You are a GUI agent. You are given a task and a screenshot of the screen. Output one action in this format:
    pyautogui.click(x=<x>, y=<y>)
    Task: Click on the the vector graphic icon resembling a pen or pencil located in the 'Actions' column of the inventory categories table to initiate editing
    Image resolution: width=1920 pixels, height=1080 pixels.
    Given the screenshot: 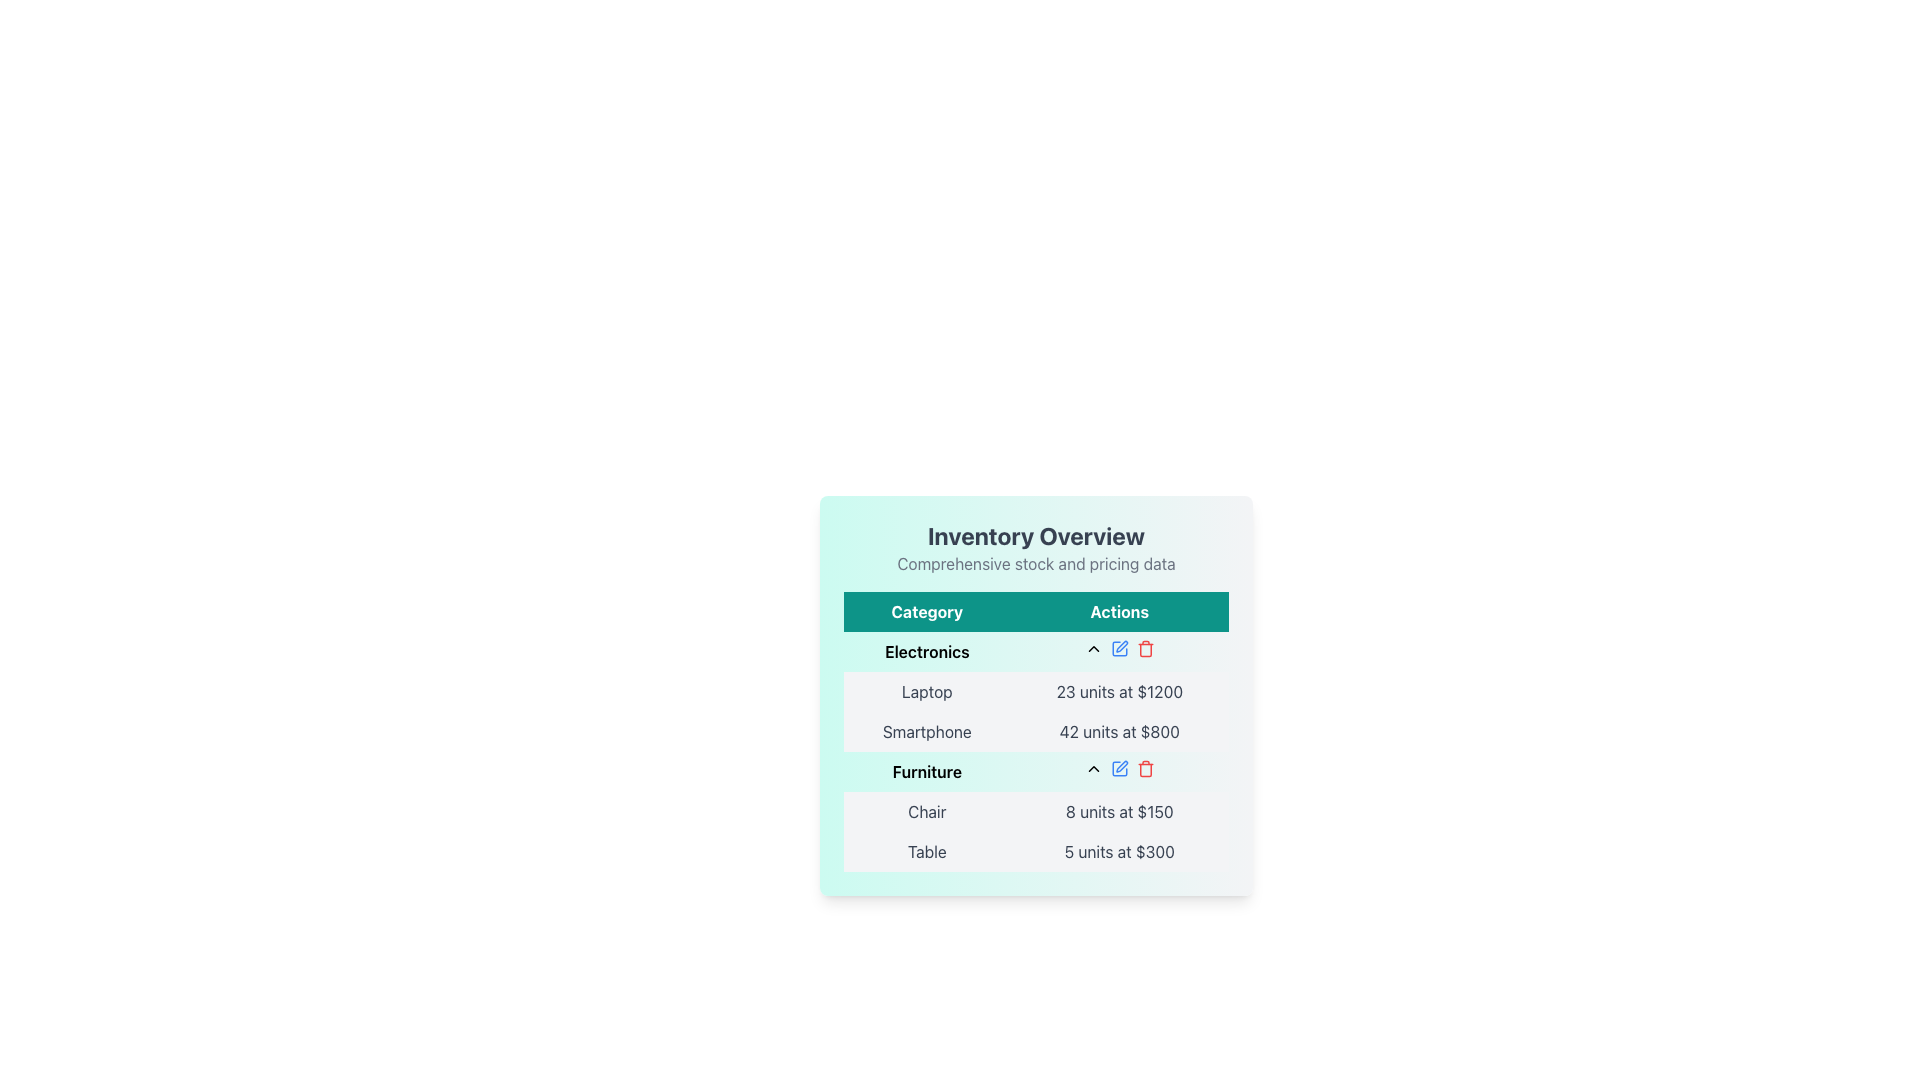 What is the action you would take?
    pyautogui.click(x=1122, y=765)
    